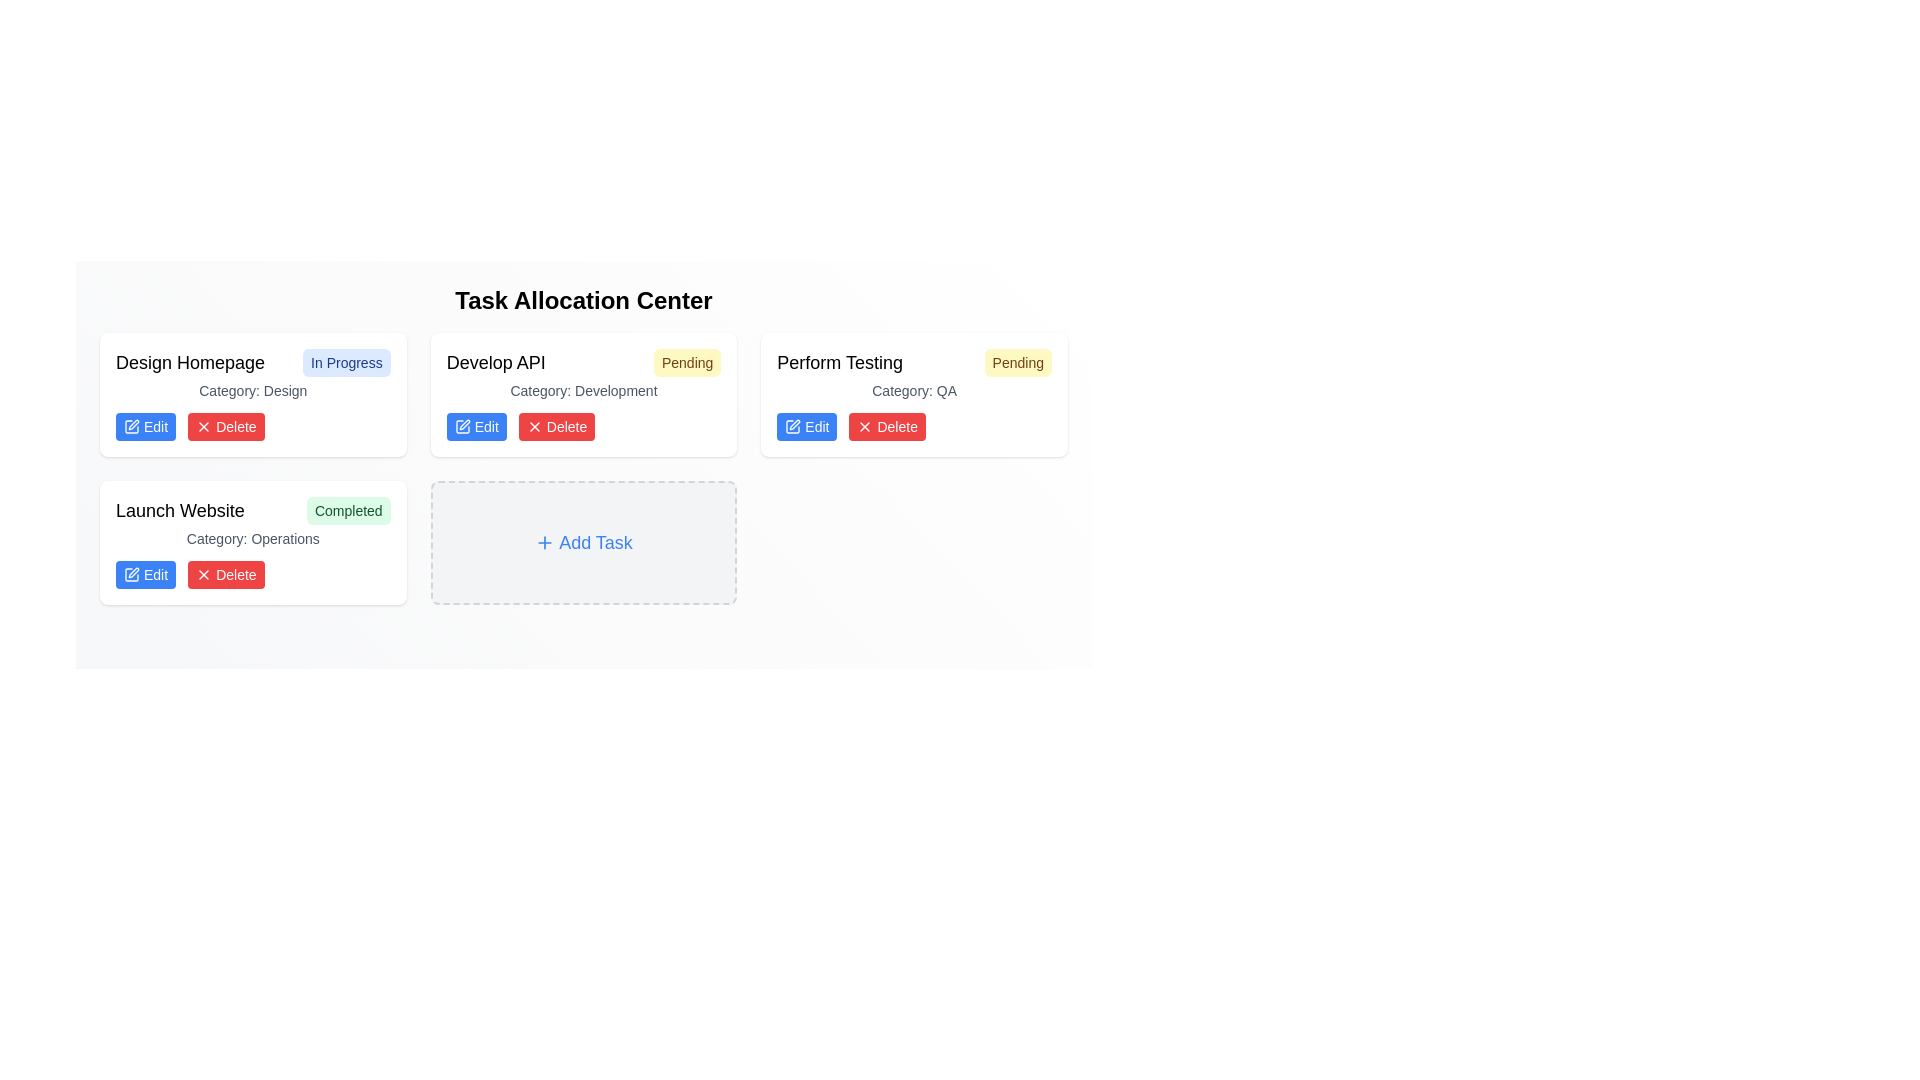  I want to click on the task card titled 'Launch Website' with the status indicator 'Completed' located in the bottom-left card of the grid for task-related actions, so click(252, 509).